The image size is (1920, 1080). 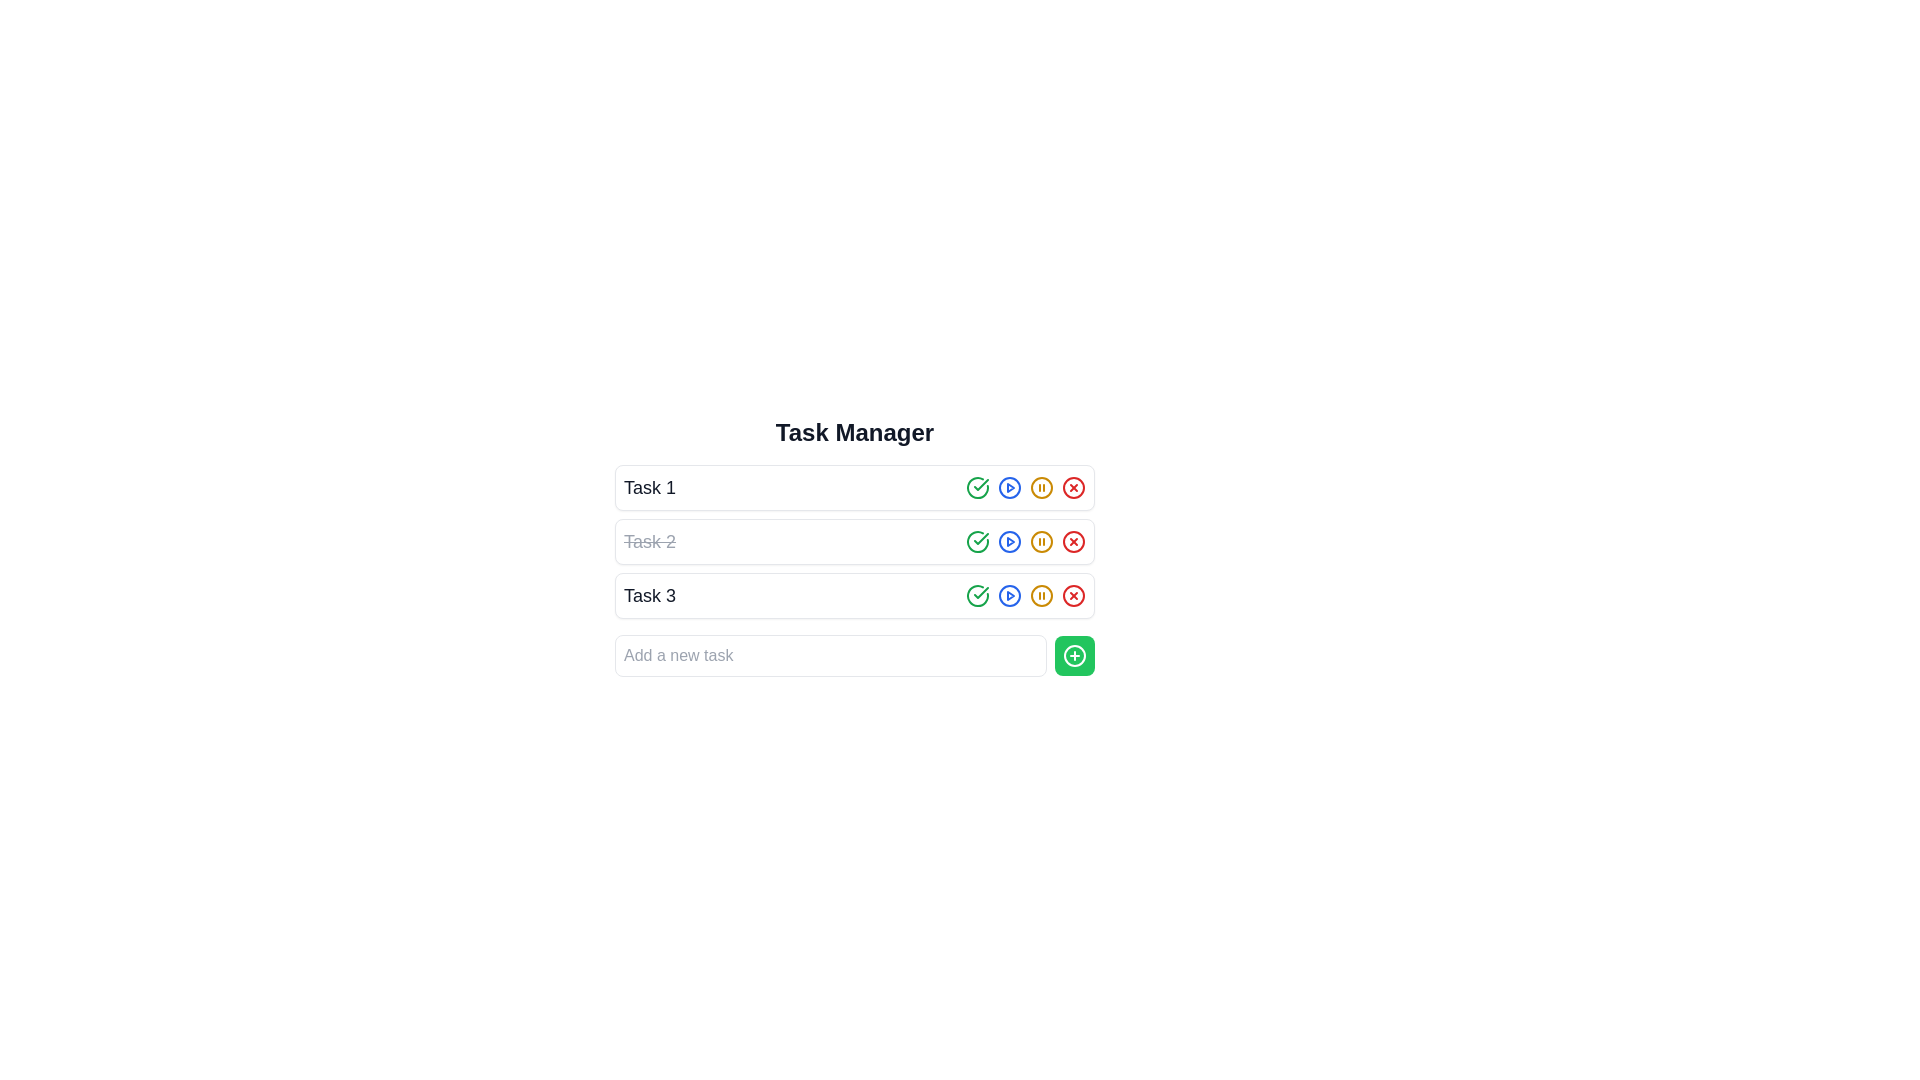 I want to click on the interactive button located at the far-right end of the 'Add a new task' input field, so click(x=1074, y=655).